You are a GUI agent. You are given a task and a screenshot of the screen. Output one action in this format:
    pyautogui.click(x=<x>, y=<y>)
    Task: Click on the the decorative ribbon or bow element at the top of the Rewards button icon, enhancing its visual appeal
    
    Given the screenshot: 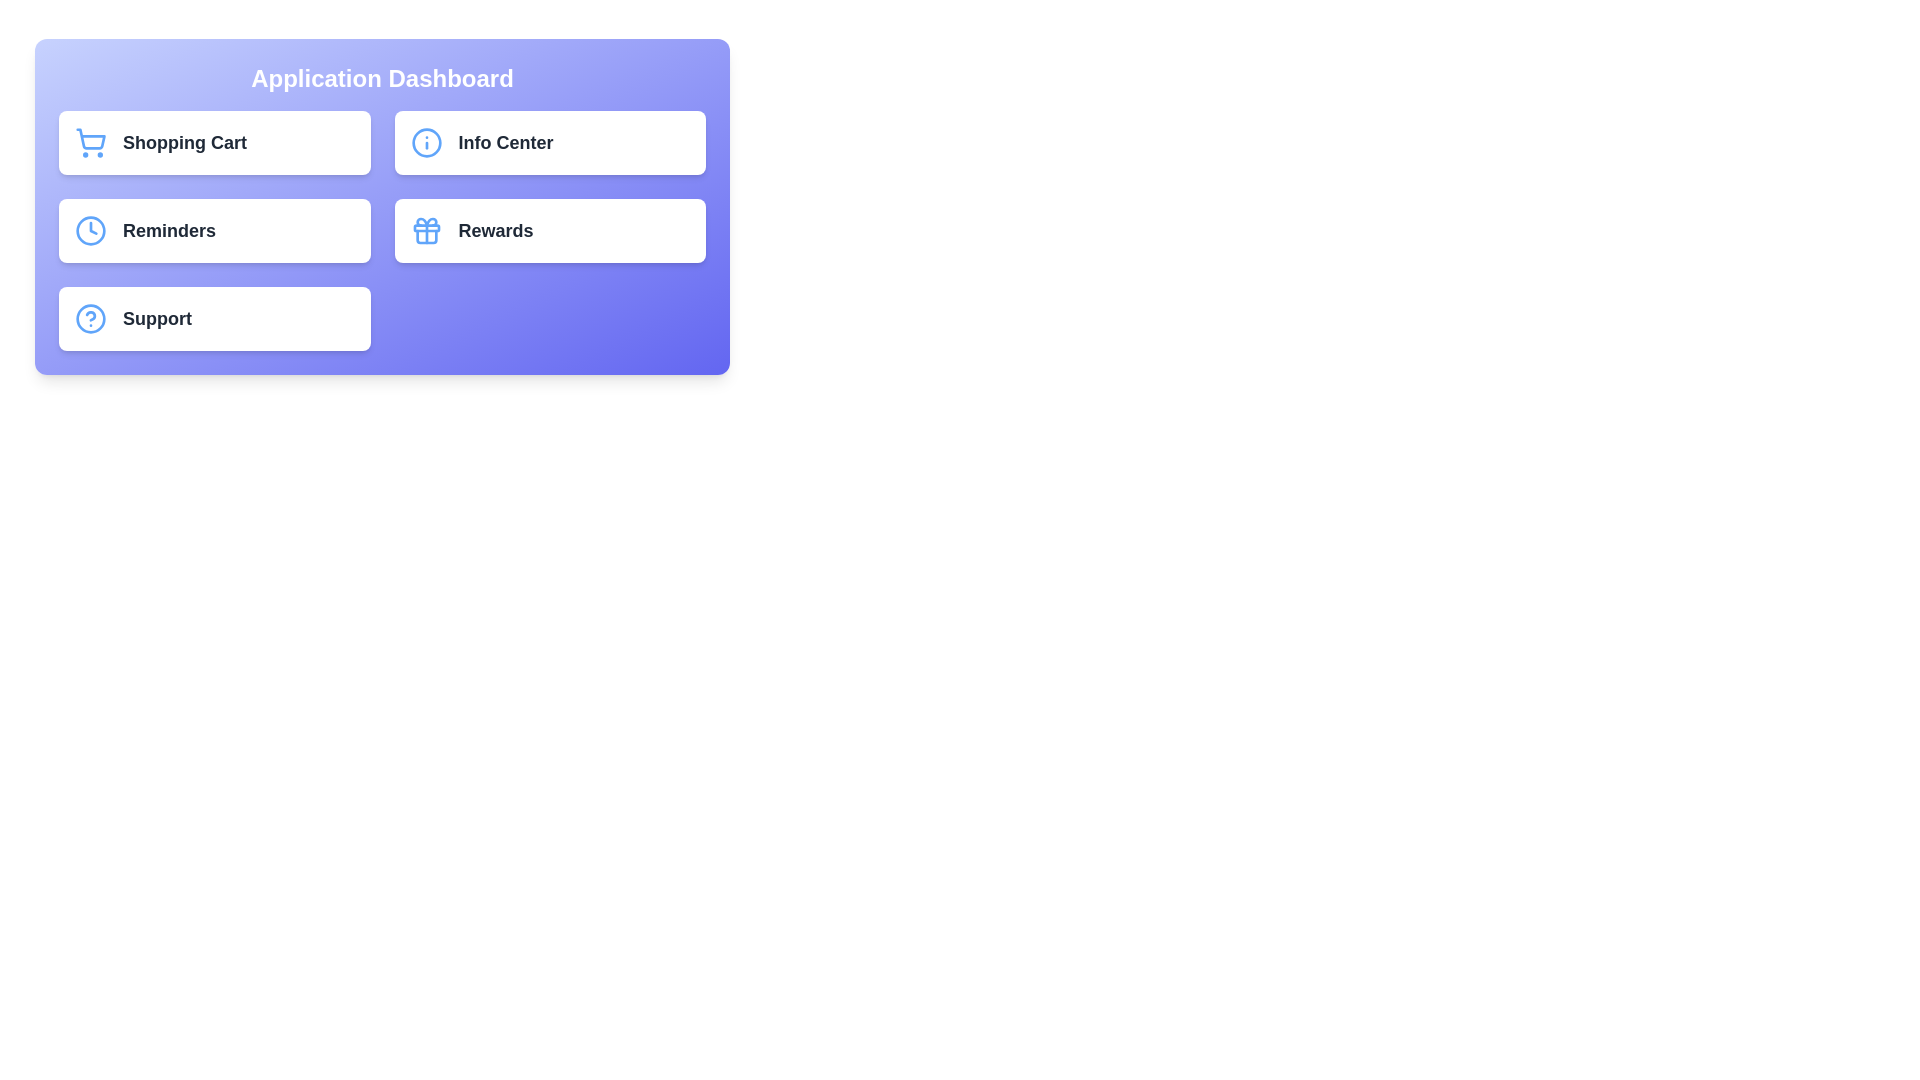 What is the action you would take?
    pyautogui.click(x=425, y=222)
    